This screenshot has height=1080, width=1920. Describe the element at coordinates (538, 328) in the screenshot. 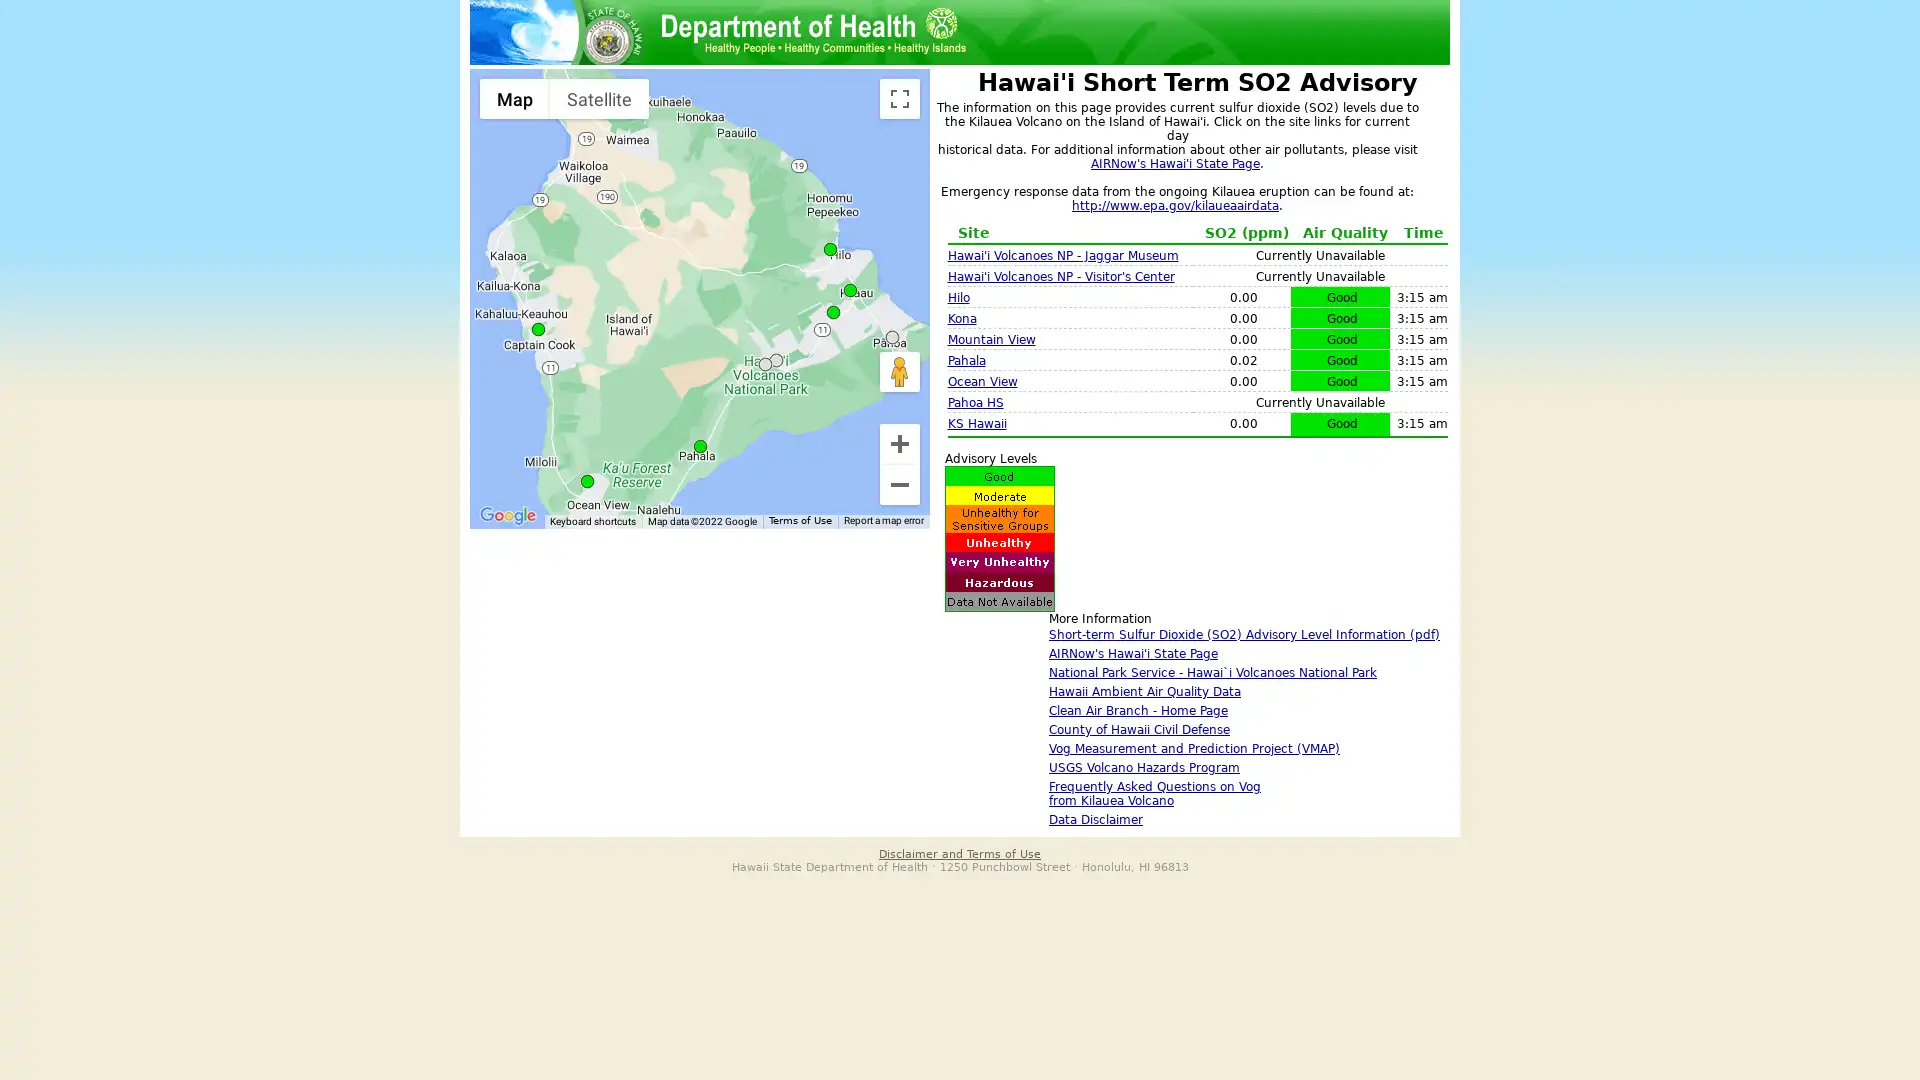

I see `Kona: SO2 0.00 ppm (Good) on 06/28 at 03:15 am` at that location.